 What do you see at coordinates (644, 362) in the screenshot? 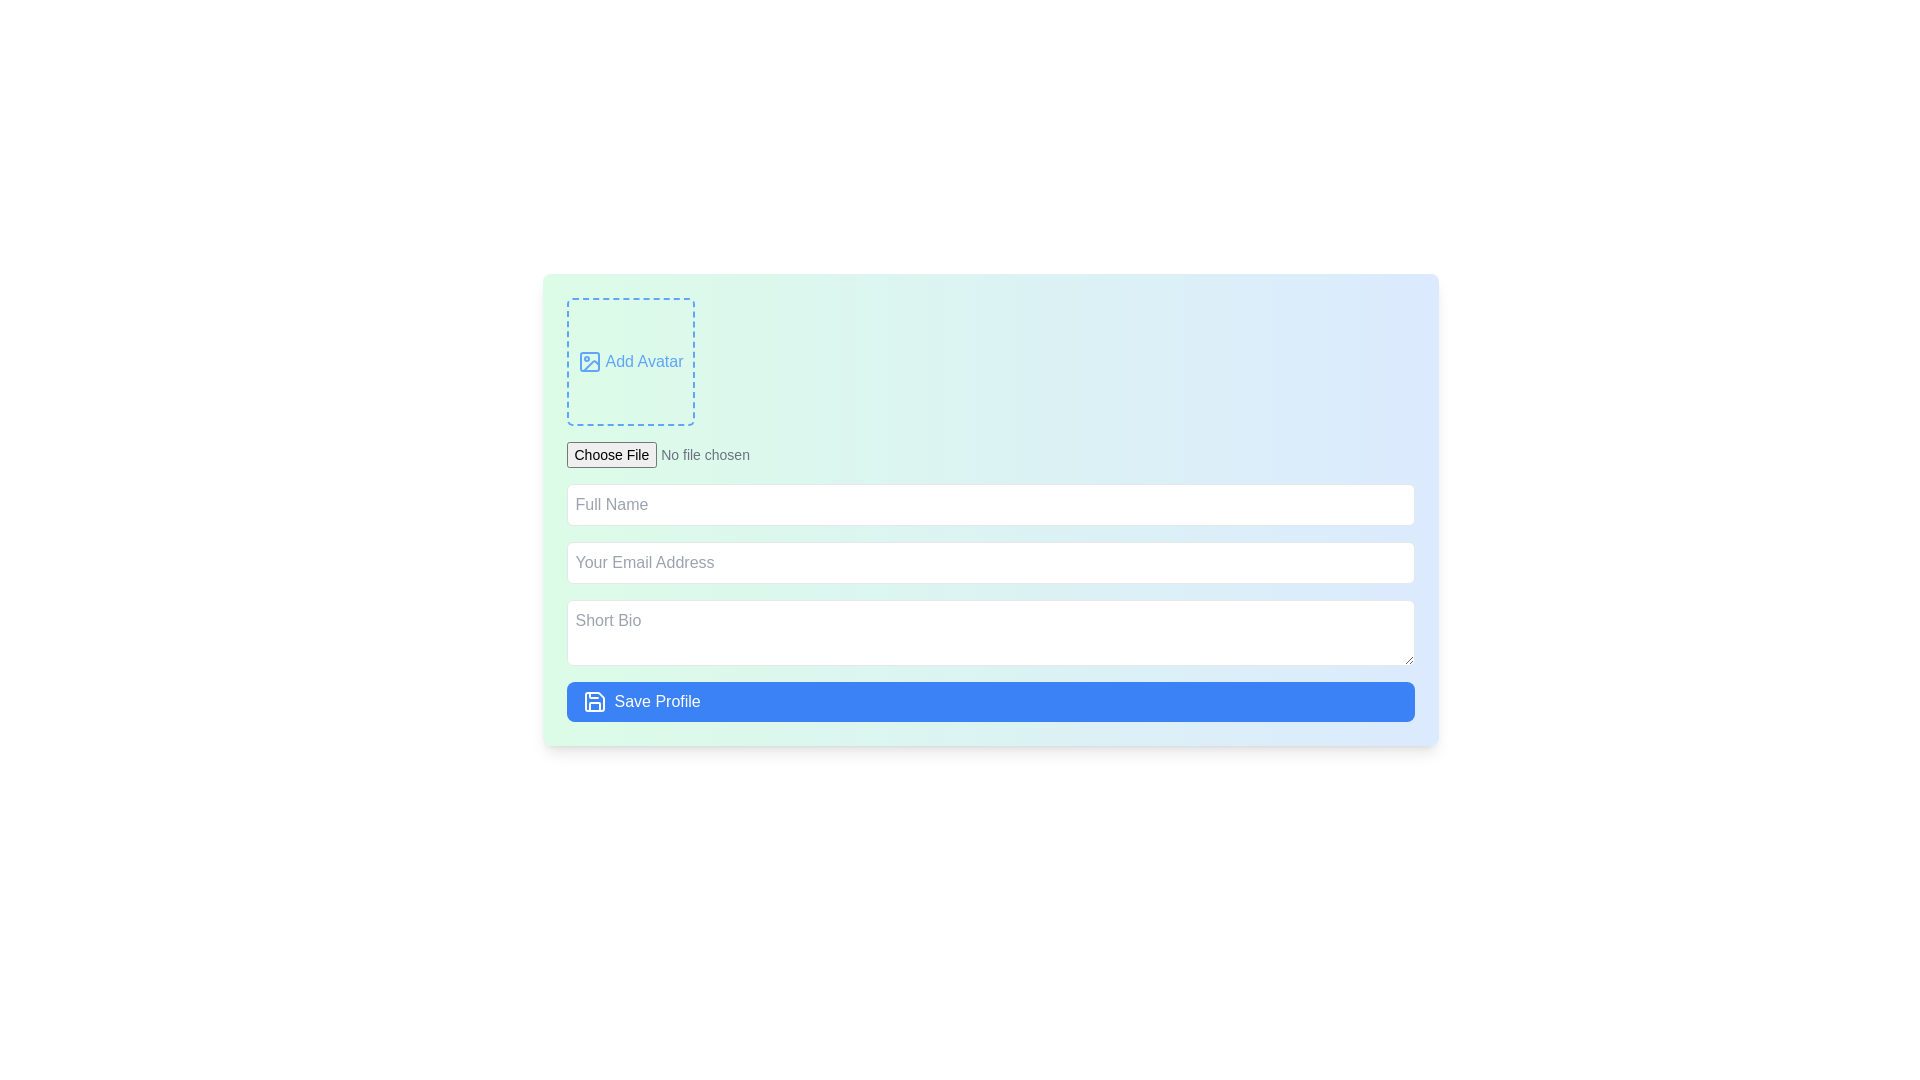
I see `the static text label displaying 'Add Avatar' which is located inside a dashed bordered box next to an image icon` at bounding box center [644, 362].